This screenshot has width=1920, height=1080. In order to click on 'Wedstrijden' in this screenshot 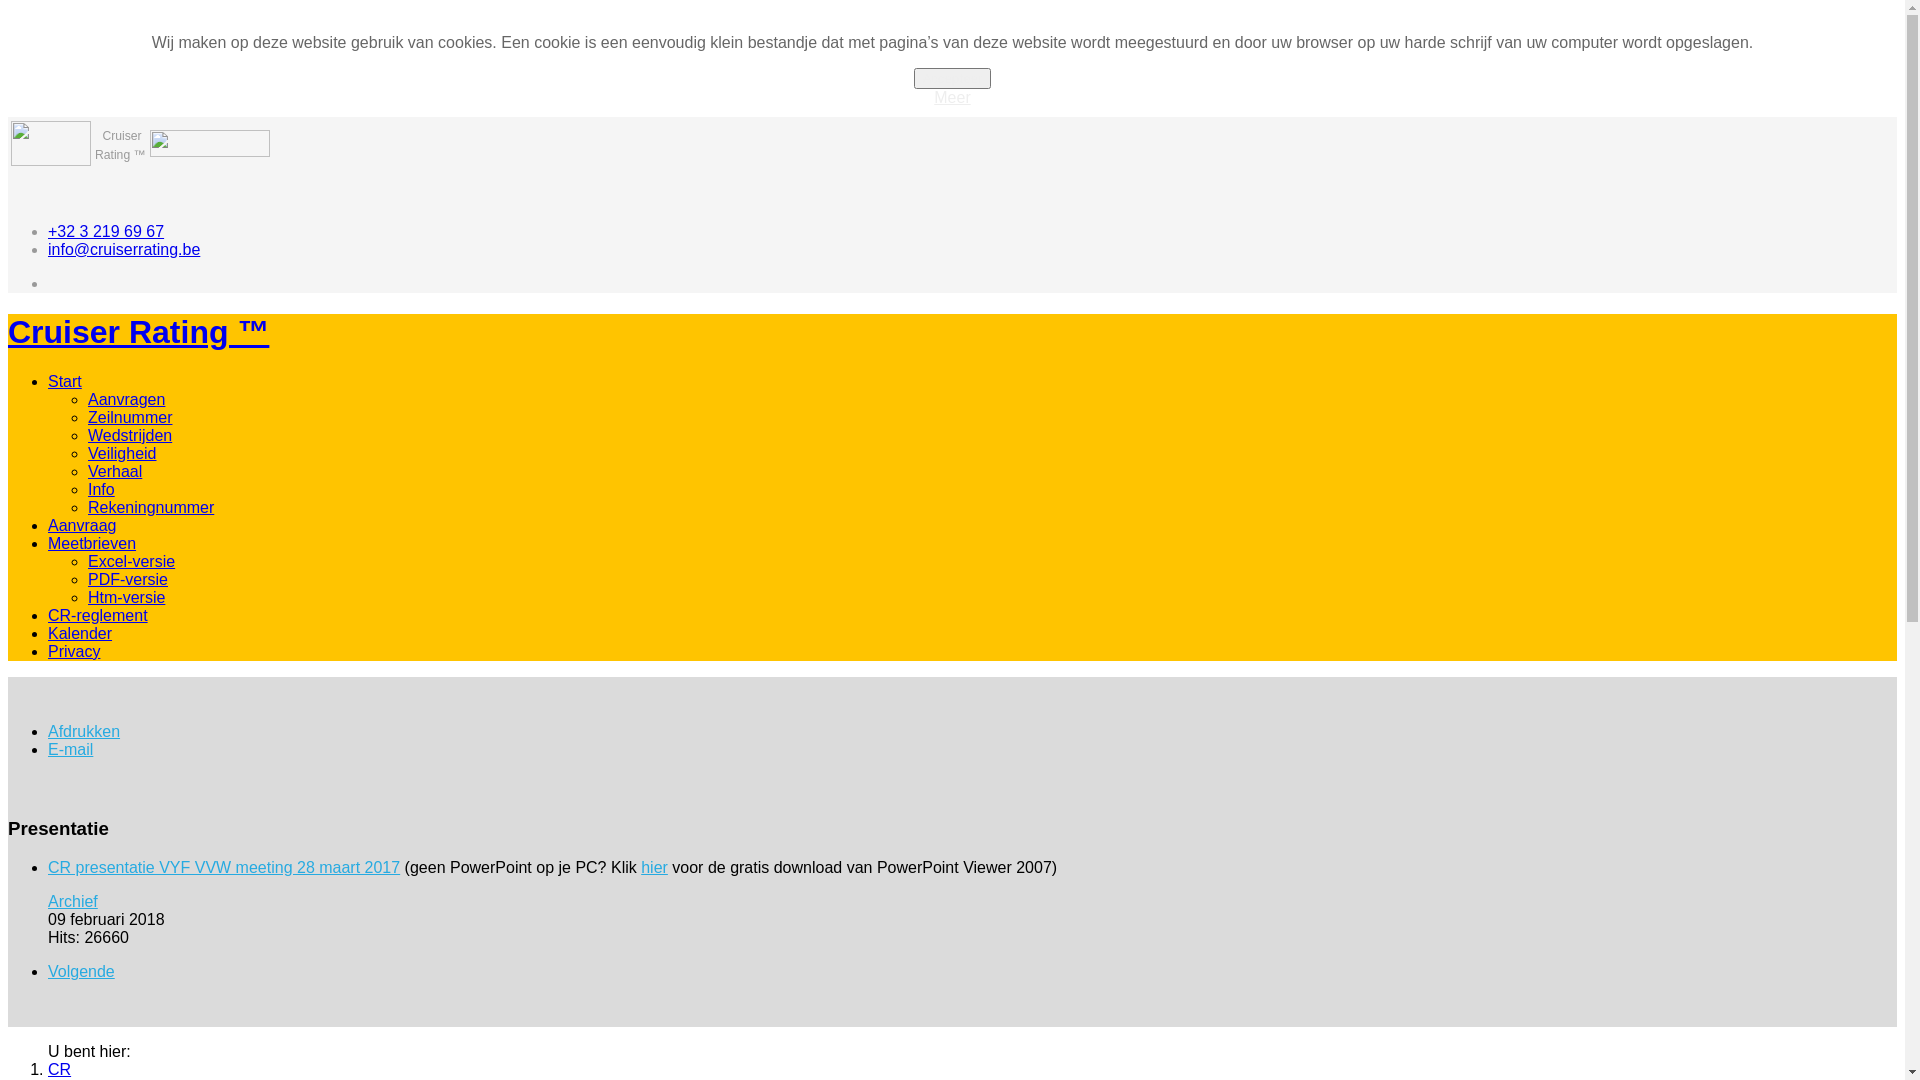, I will do `click(128, 434)`.